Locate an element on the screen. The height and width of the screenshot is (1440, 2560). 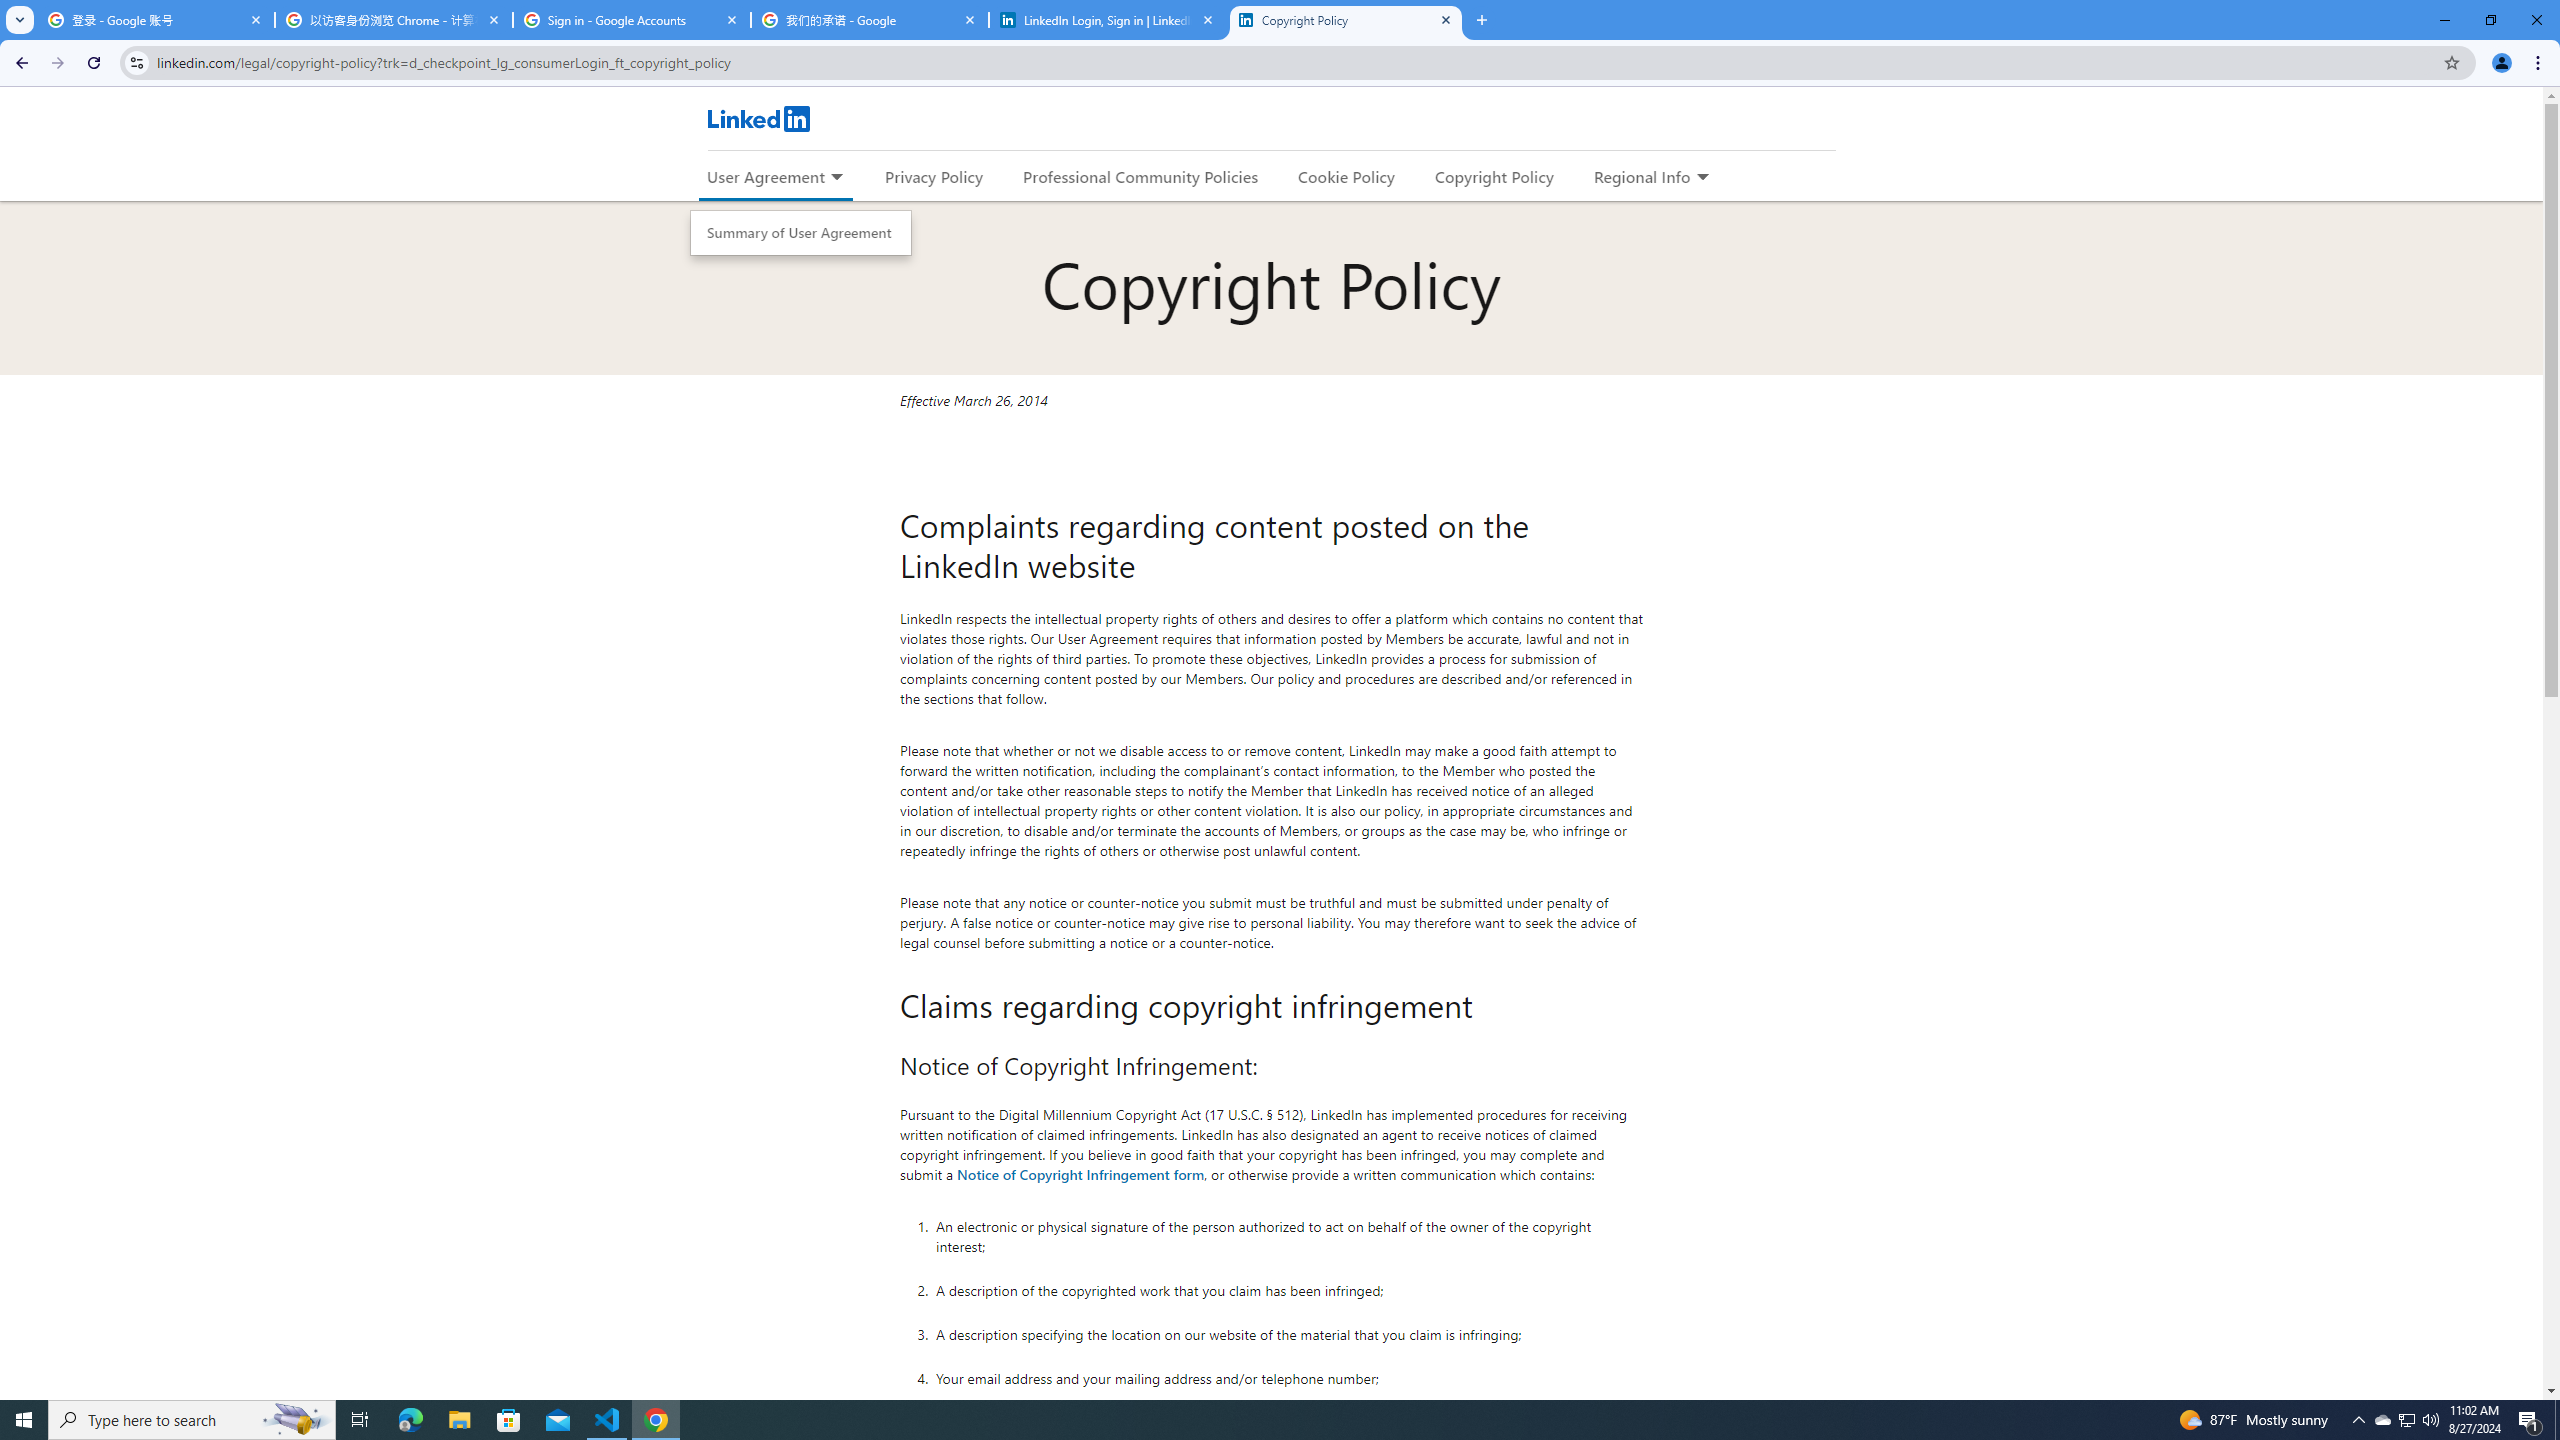
'Copyright Policy' is located at coordinates (1492, 176).